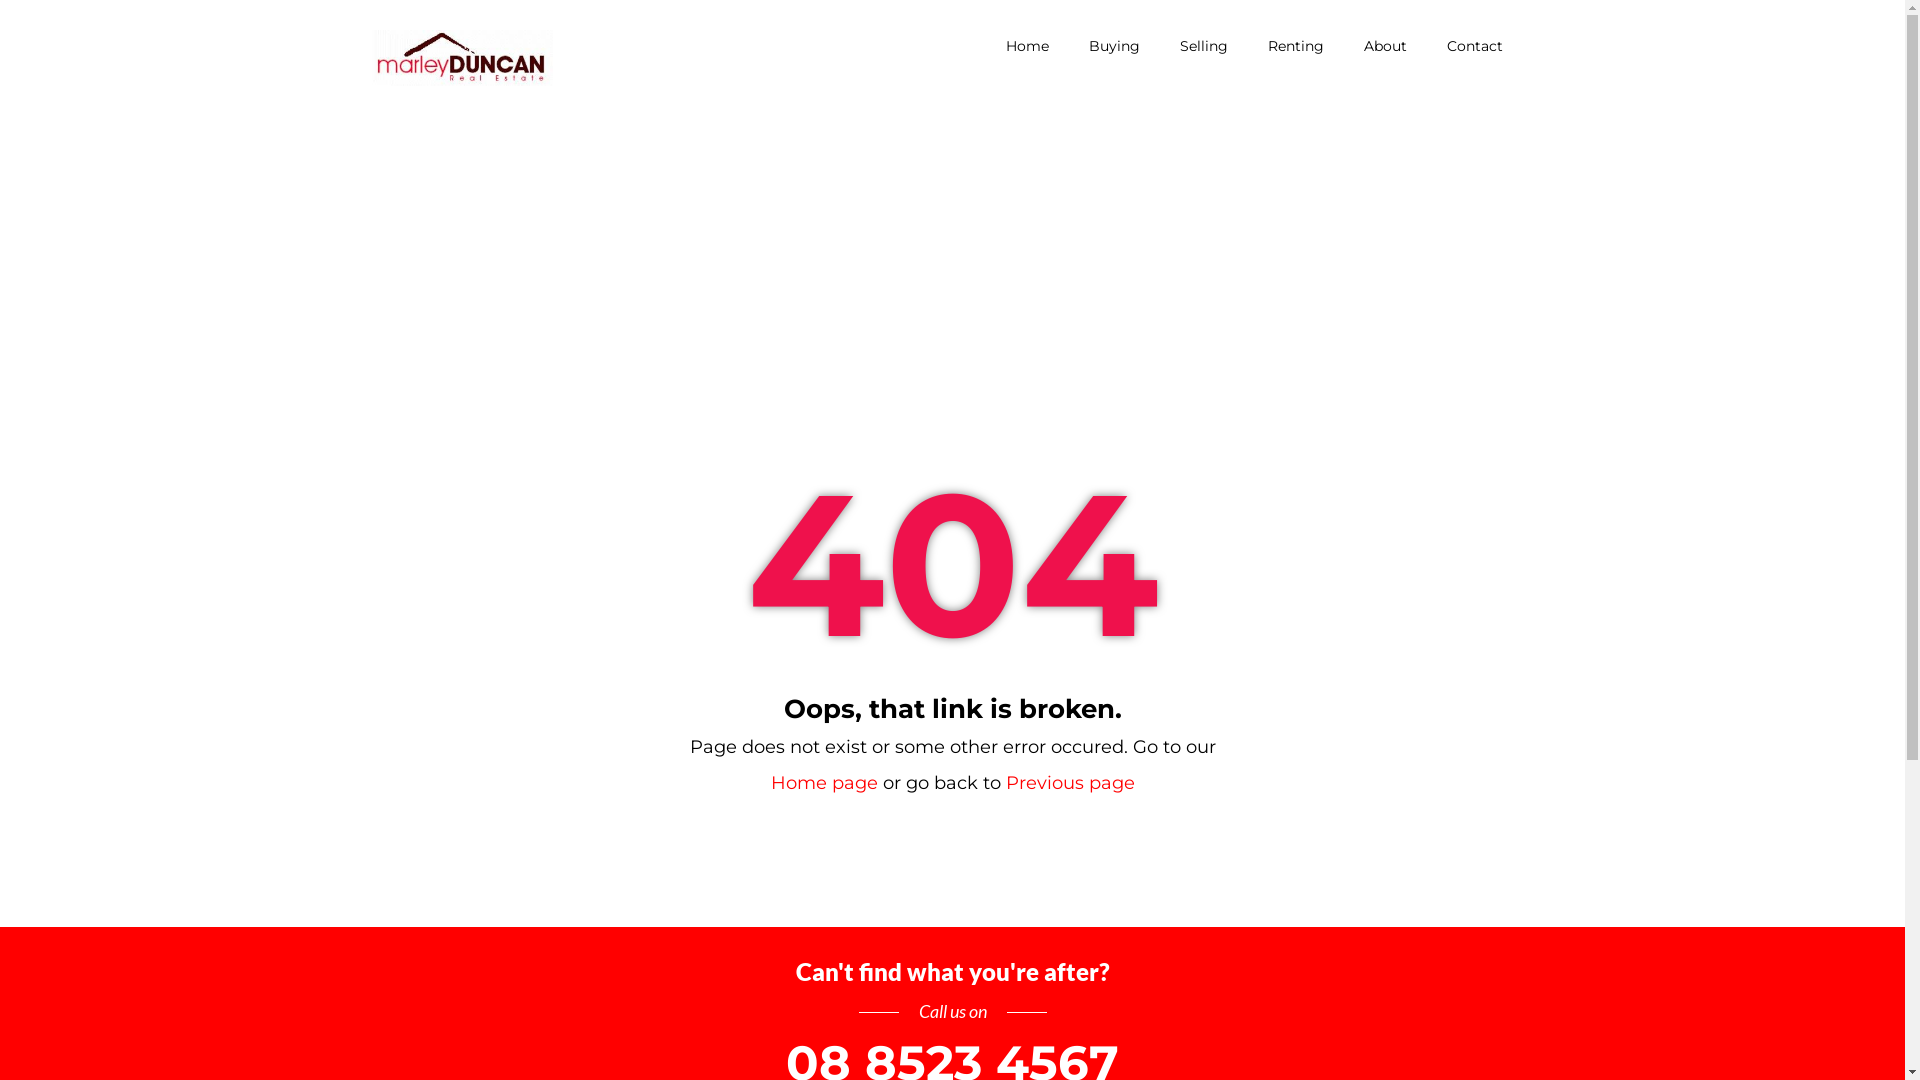  I want to click on 'Home', so click(1027, 45).